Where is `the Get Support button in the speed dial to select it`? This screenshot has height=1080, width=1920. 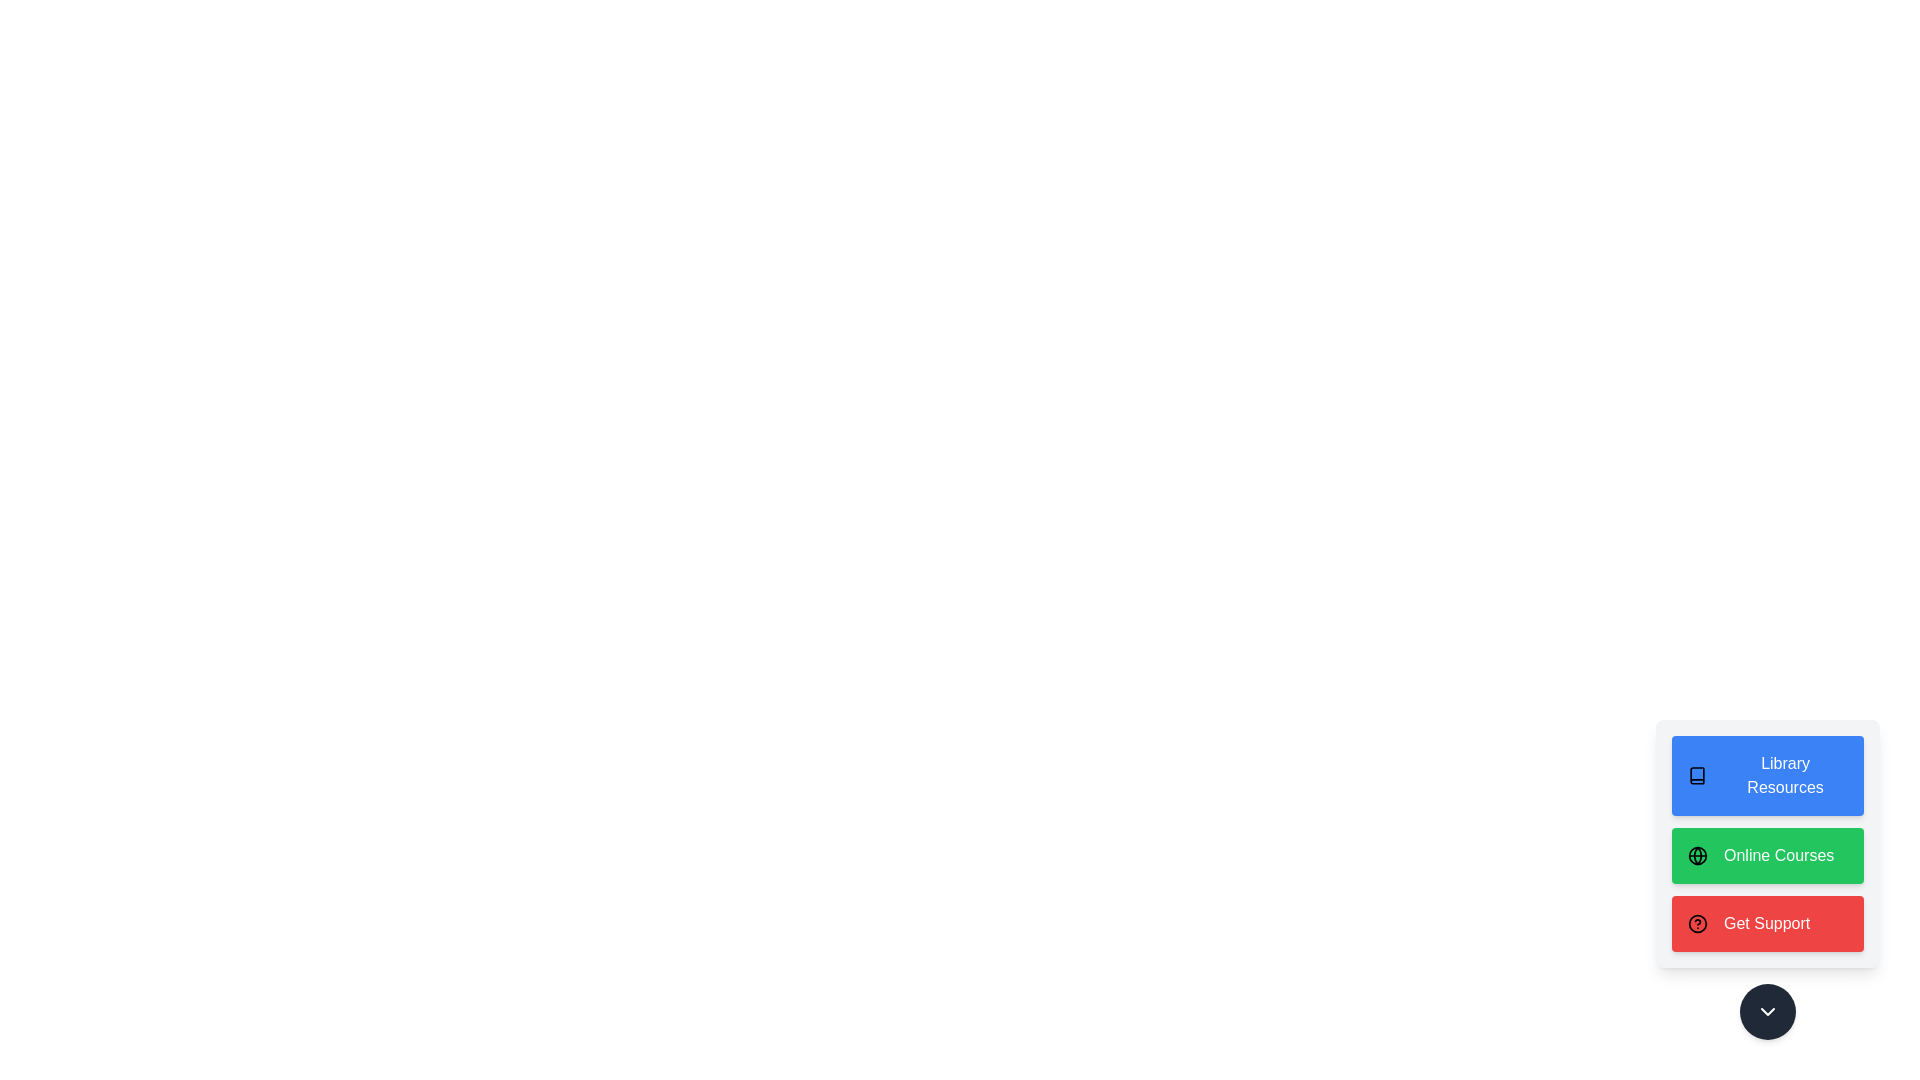
the Get Support button in the speed dial to select it is located at coordinates (1767, 924).